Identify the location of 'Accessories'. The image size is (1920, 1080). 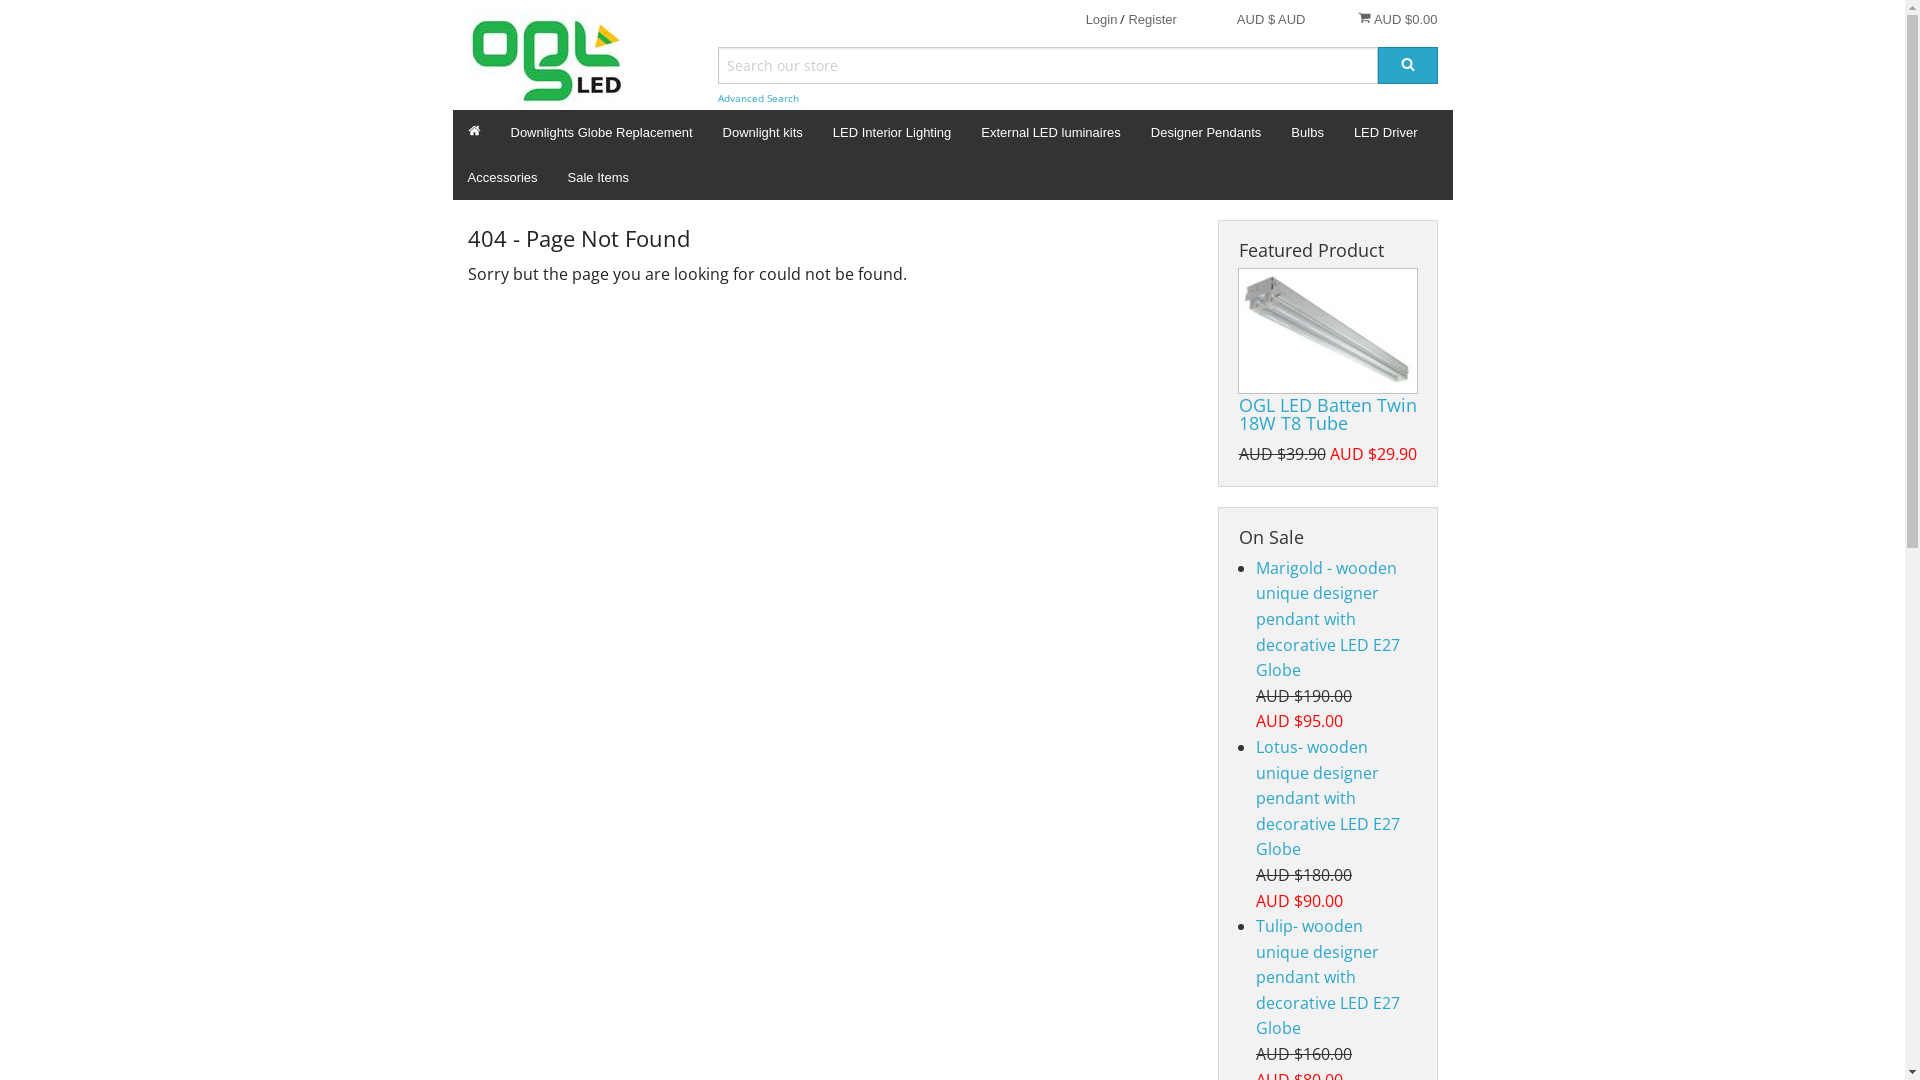
(502, 176).